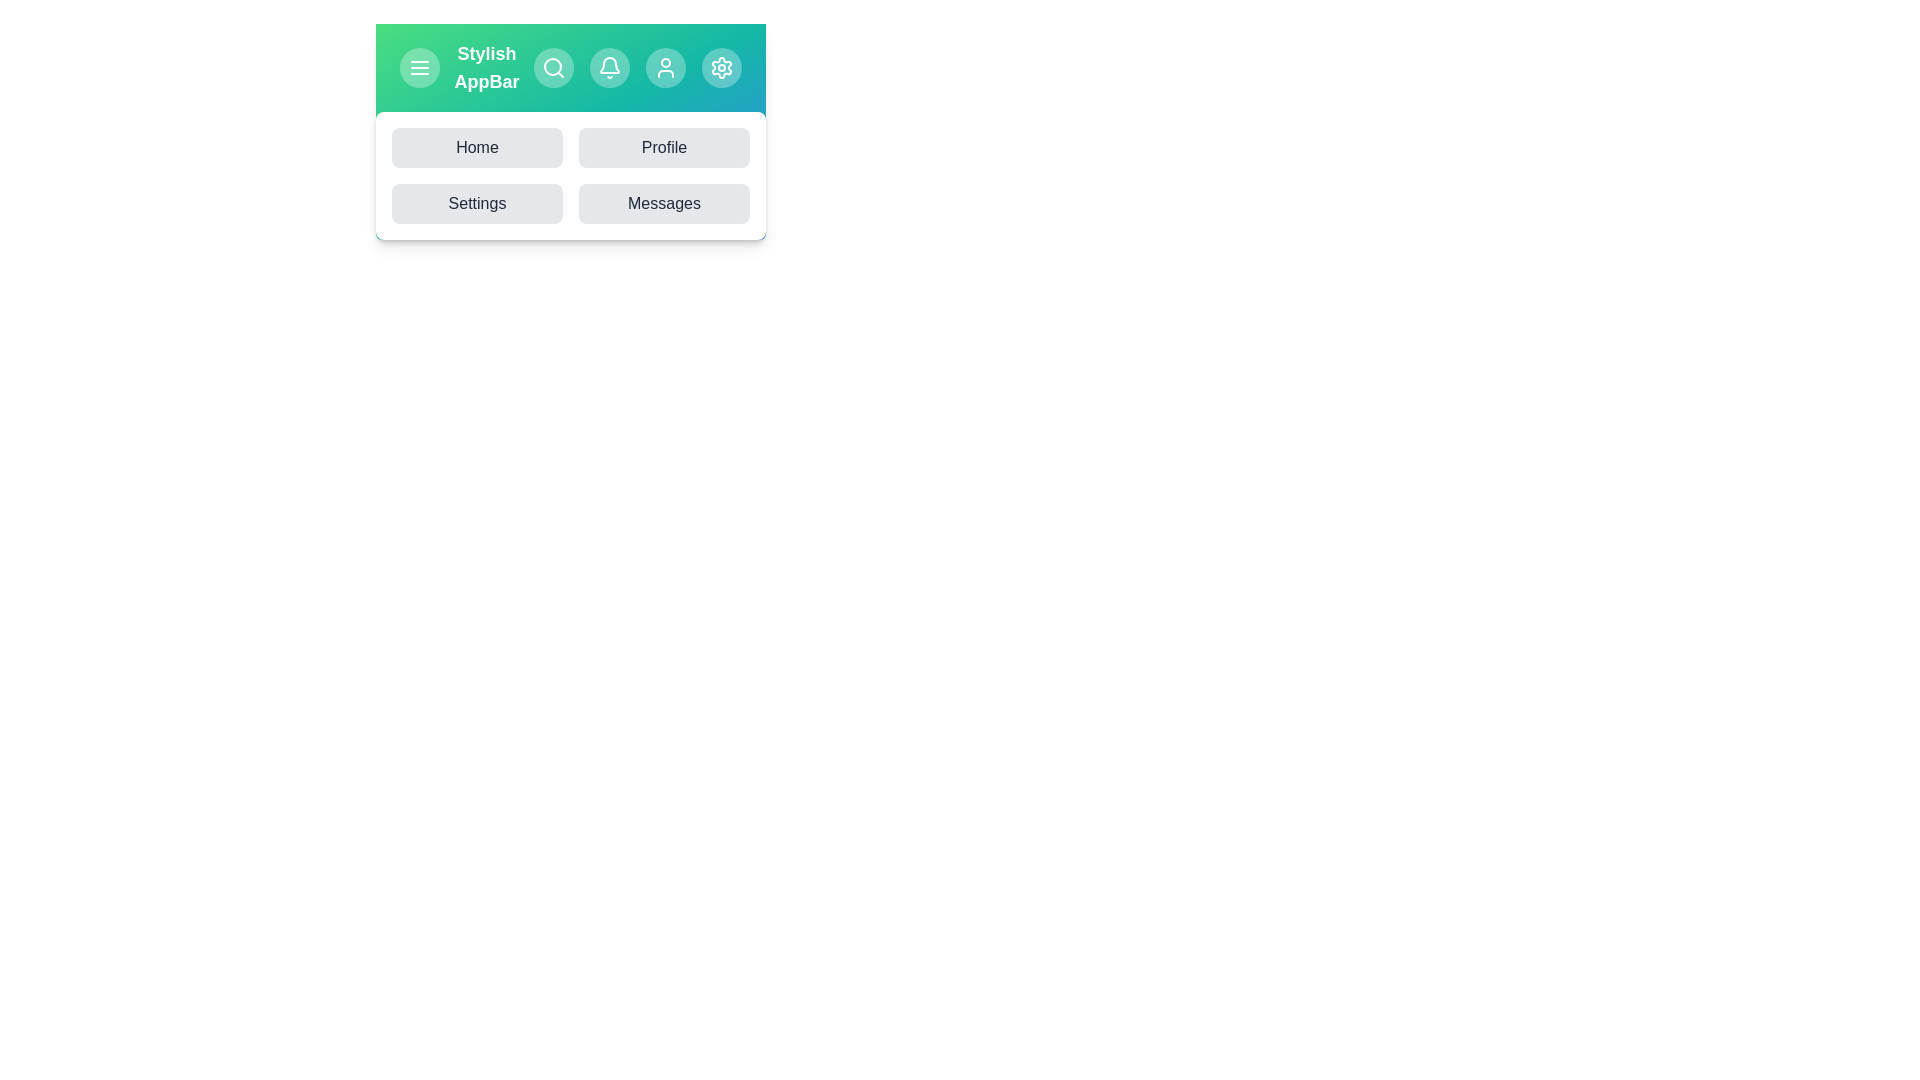 This screenshot has width=1920, height=1080. Describe the element at coordinates (419, 67) in the screenshot. I see `the menu toggle button to toggle the menu visibility` at that location.